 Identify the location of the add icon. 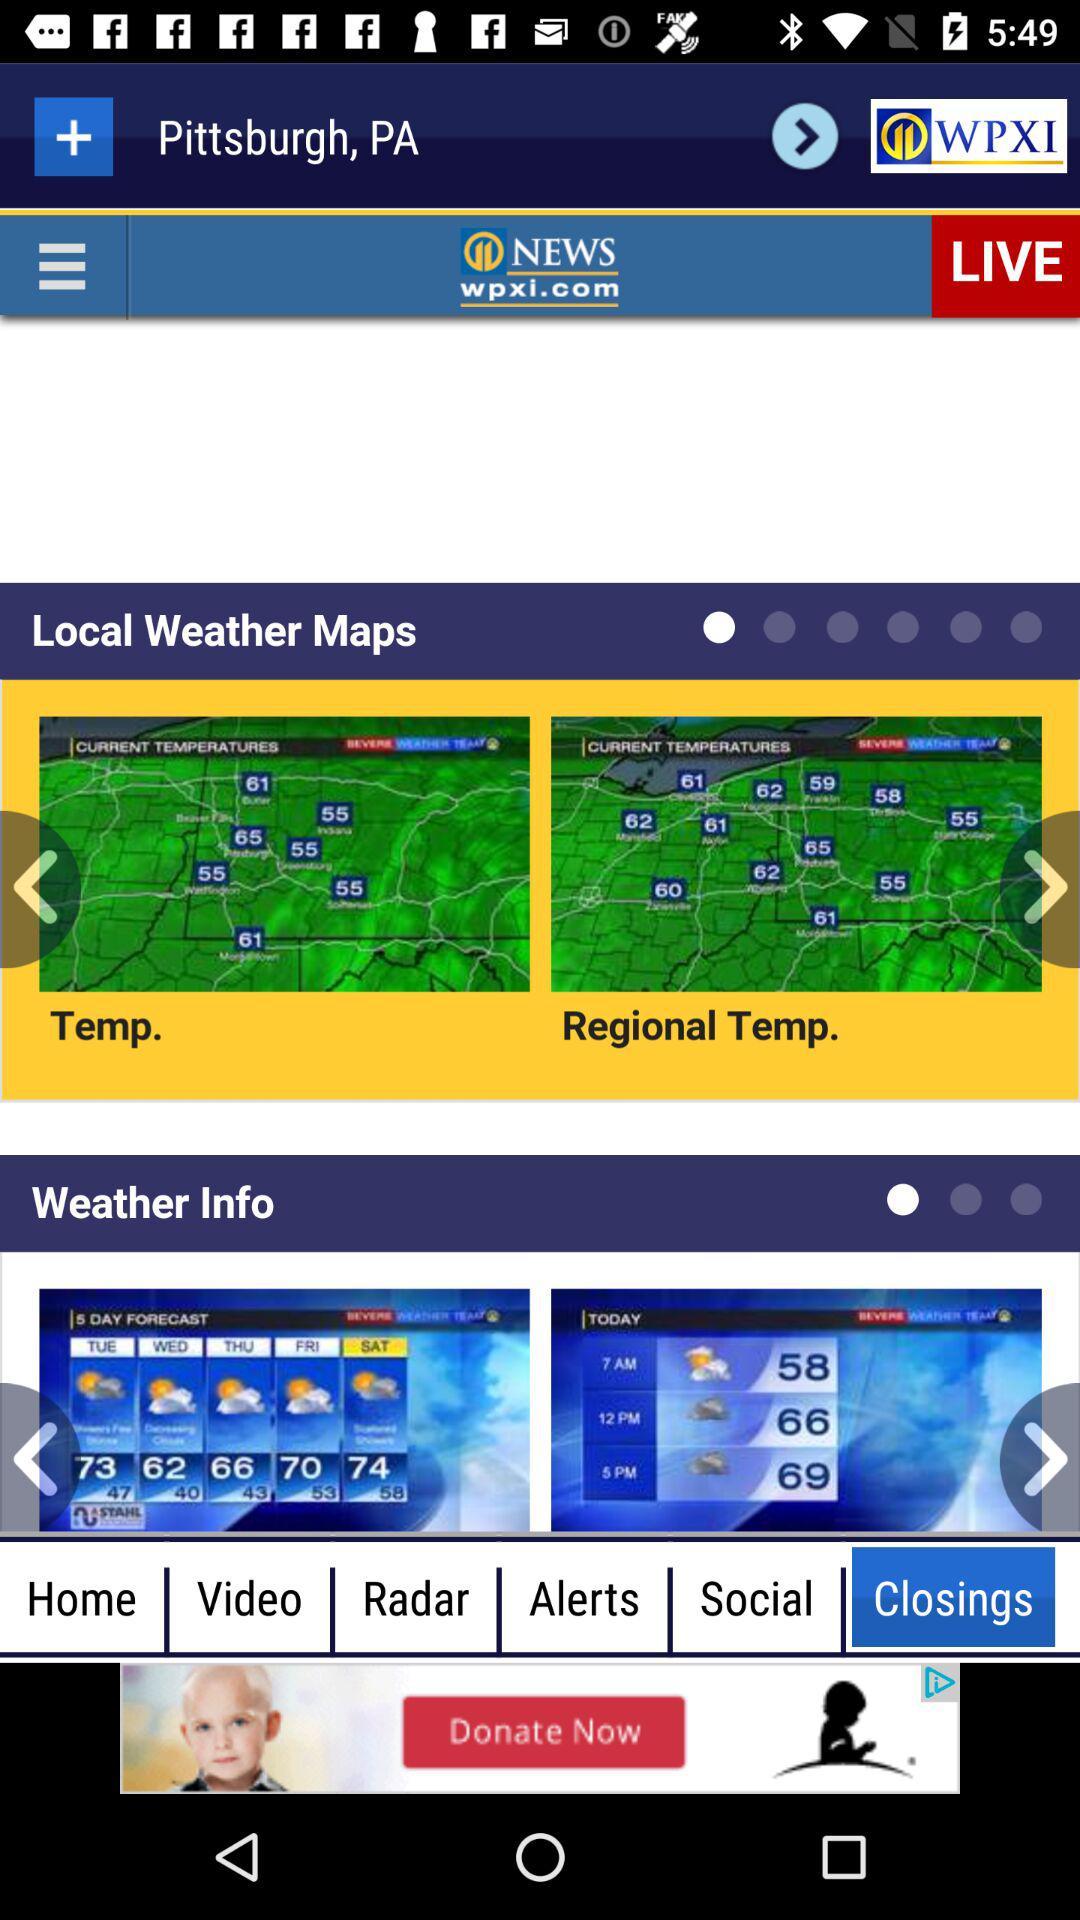
(72, 135).